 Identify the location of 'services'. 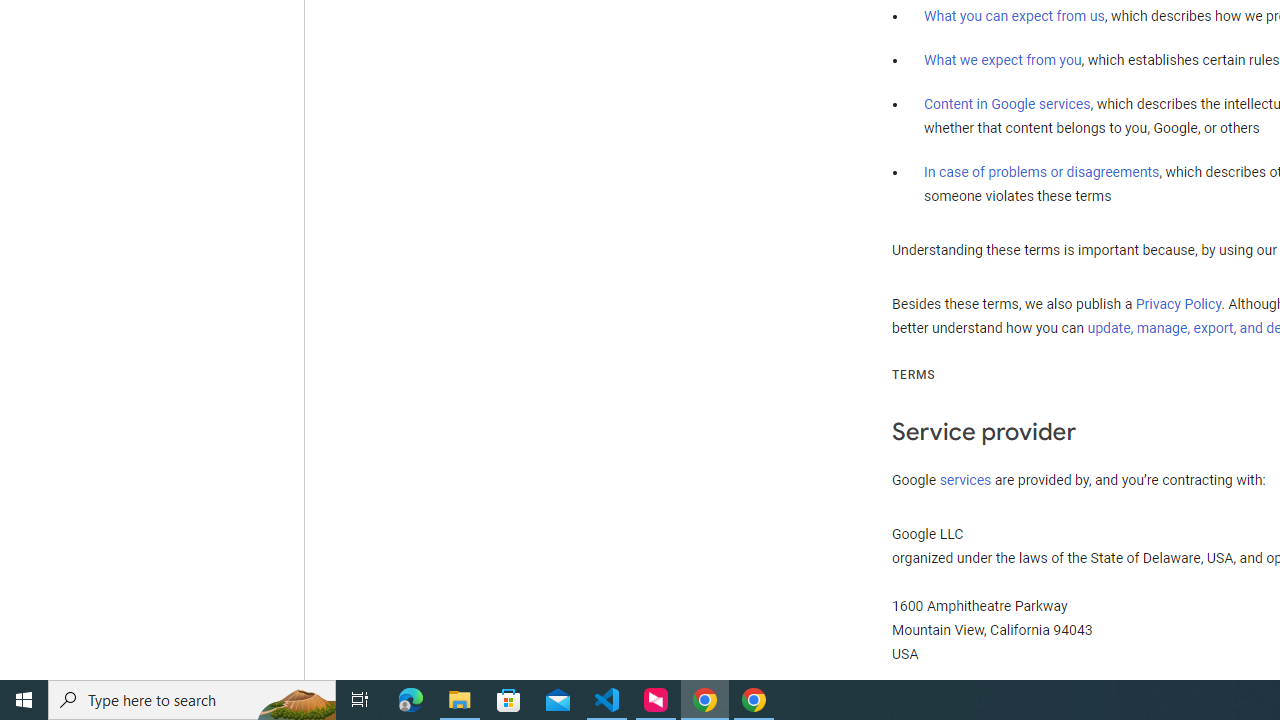
(965, 479).